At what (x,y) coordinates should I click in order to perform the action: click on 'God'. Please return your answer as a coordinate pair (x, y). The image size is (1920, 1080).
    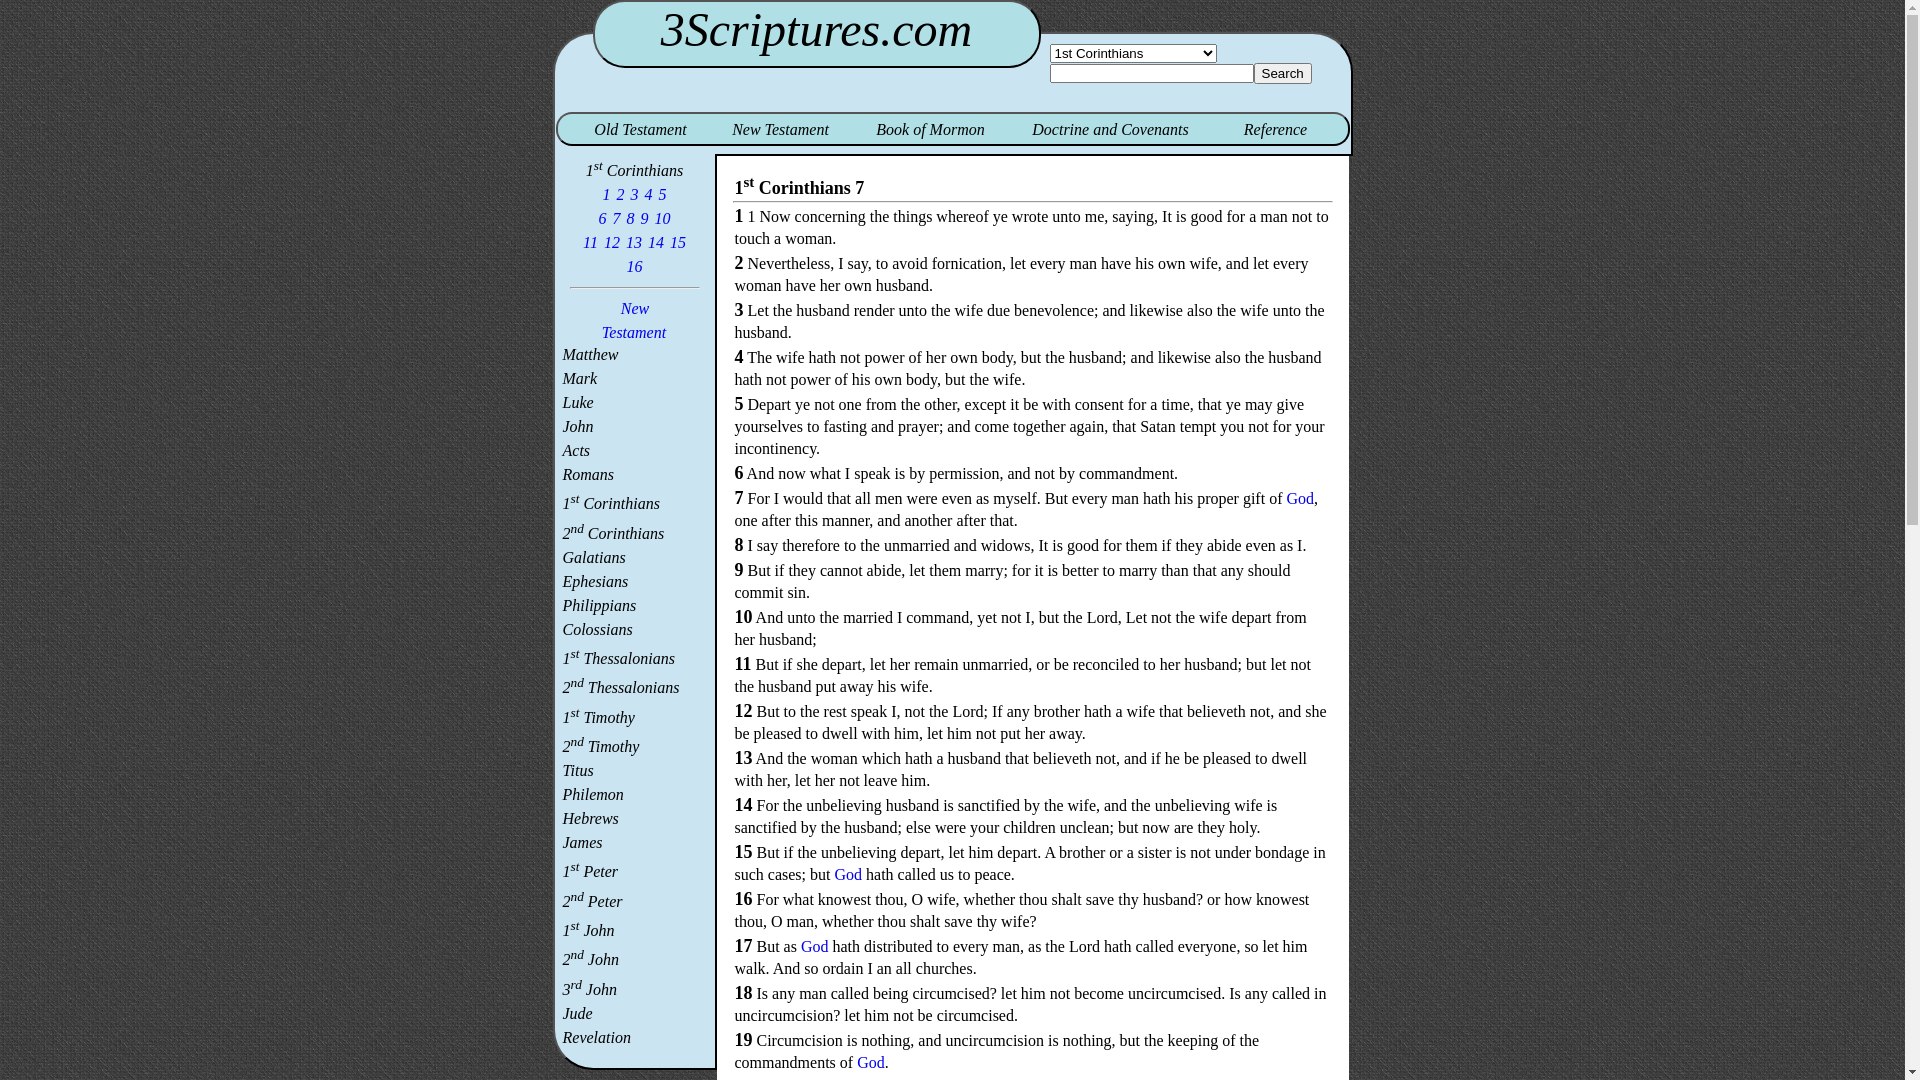
    Looking at the image, I should click on (848, 873).